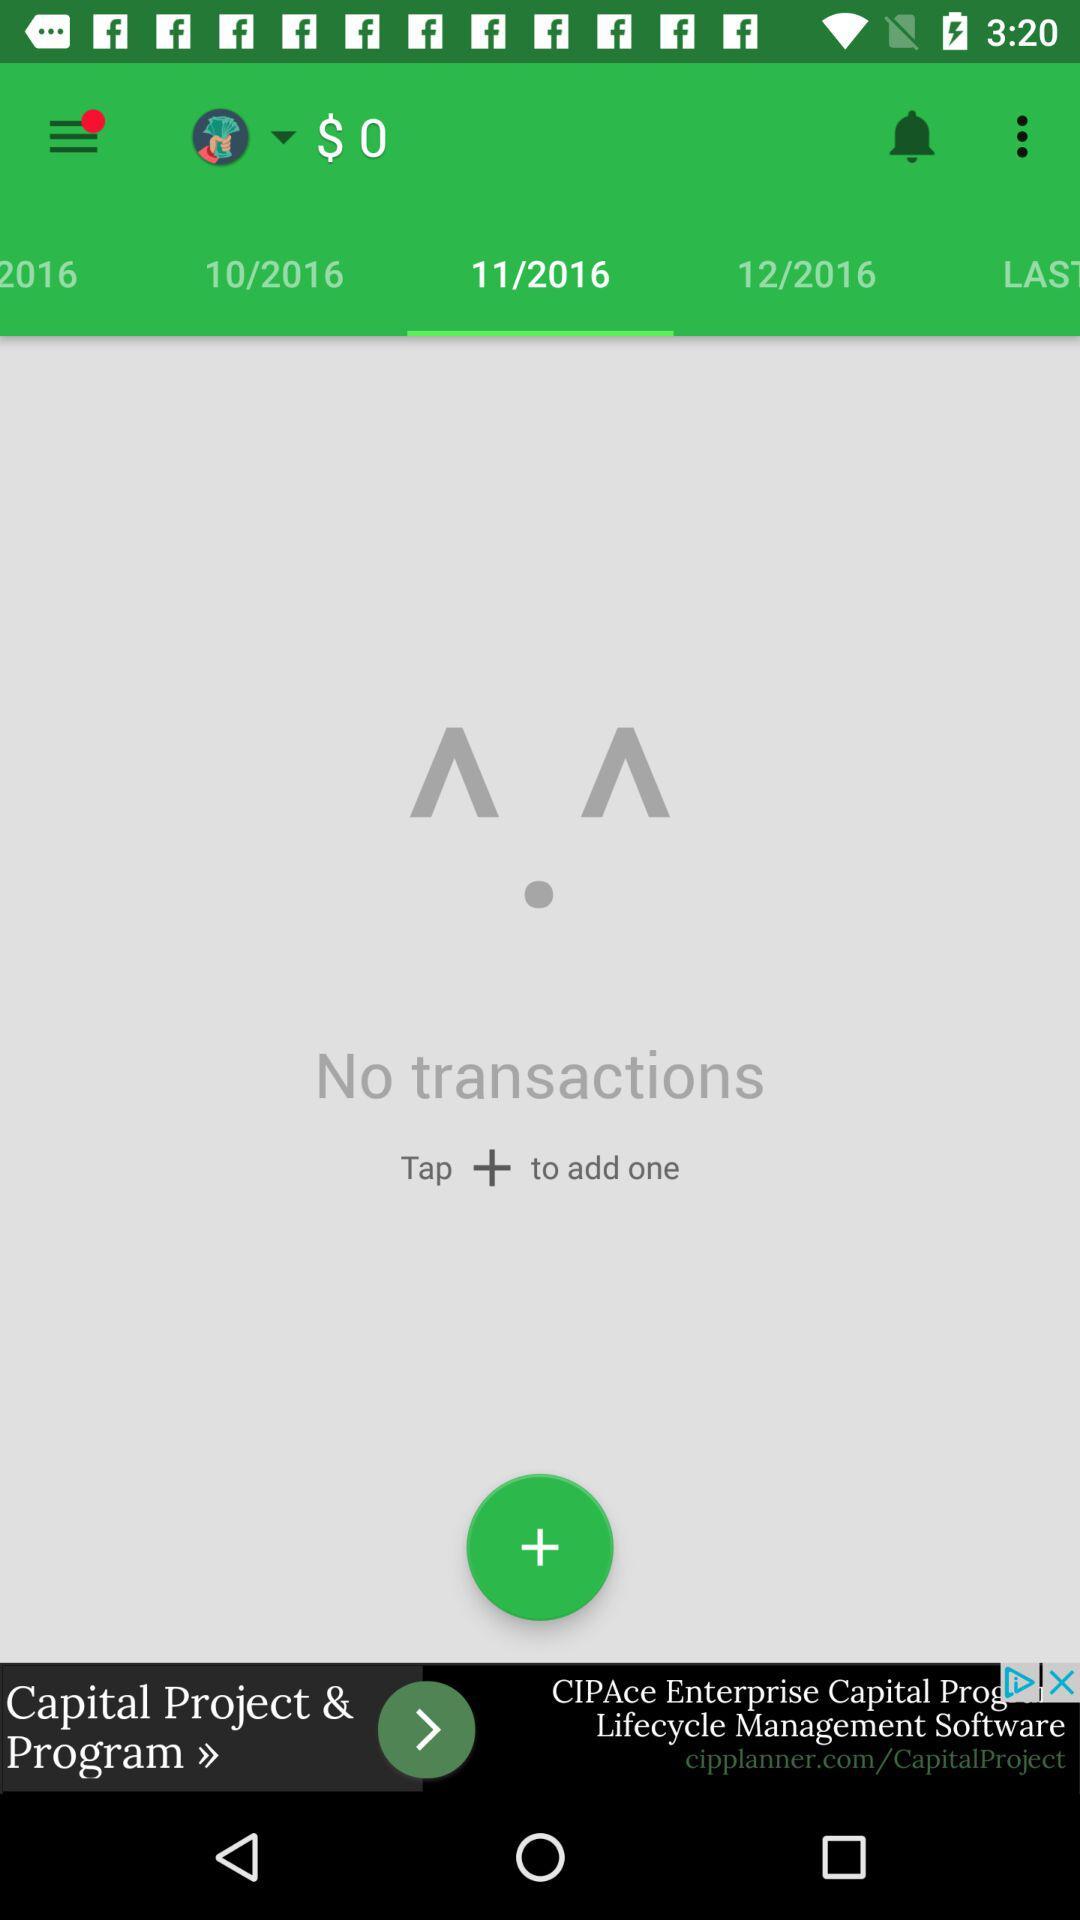 This screenshot has width=1080, height=1920. What do you see at coordinates (540, 1727) in the screenshot?
I see `advertisement` at bounding box center [540, 1727].